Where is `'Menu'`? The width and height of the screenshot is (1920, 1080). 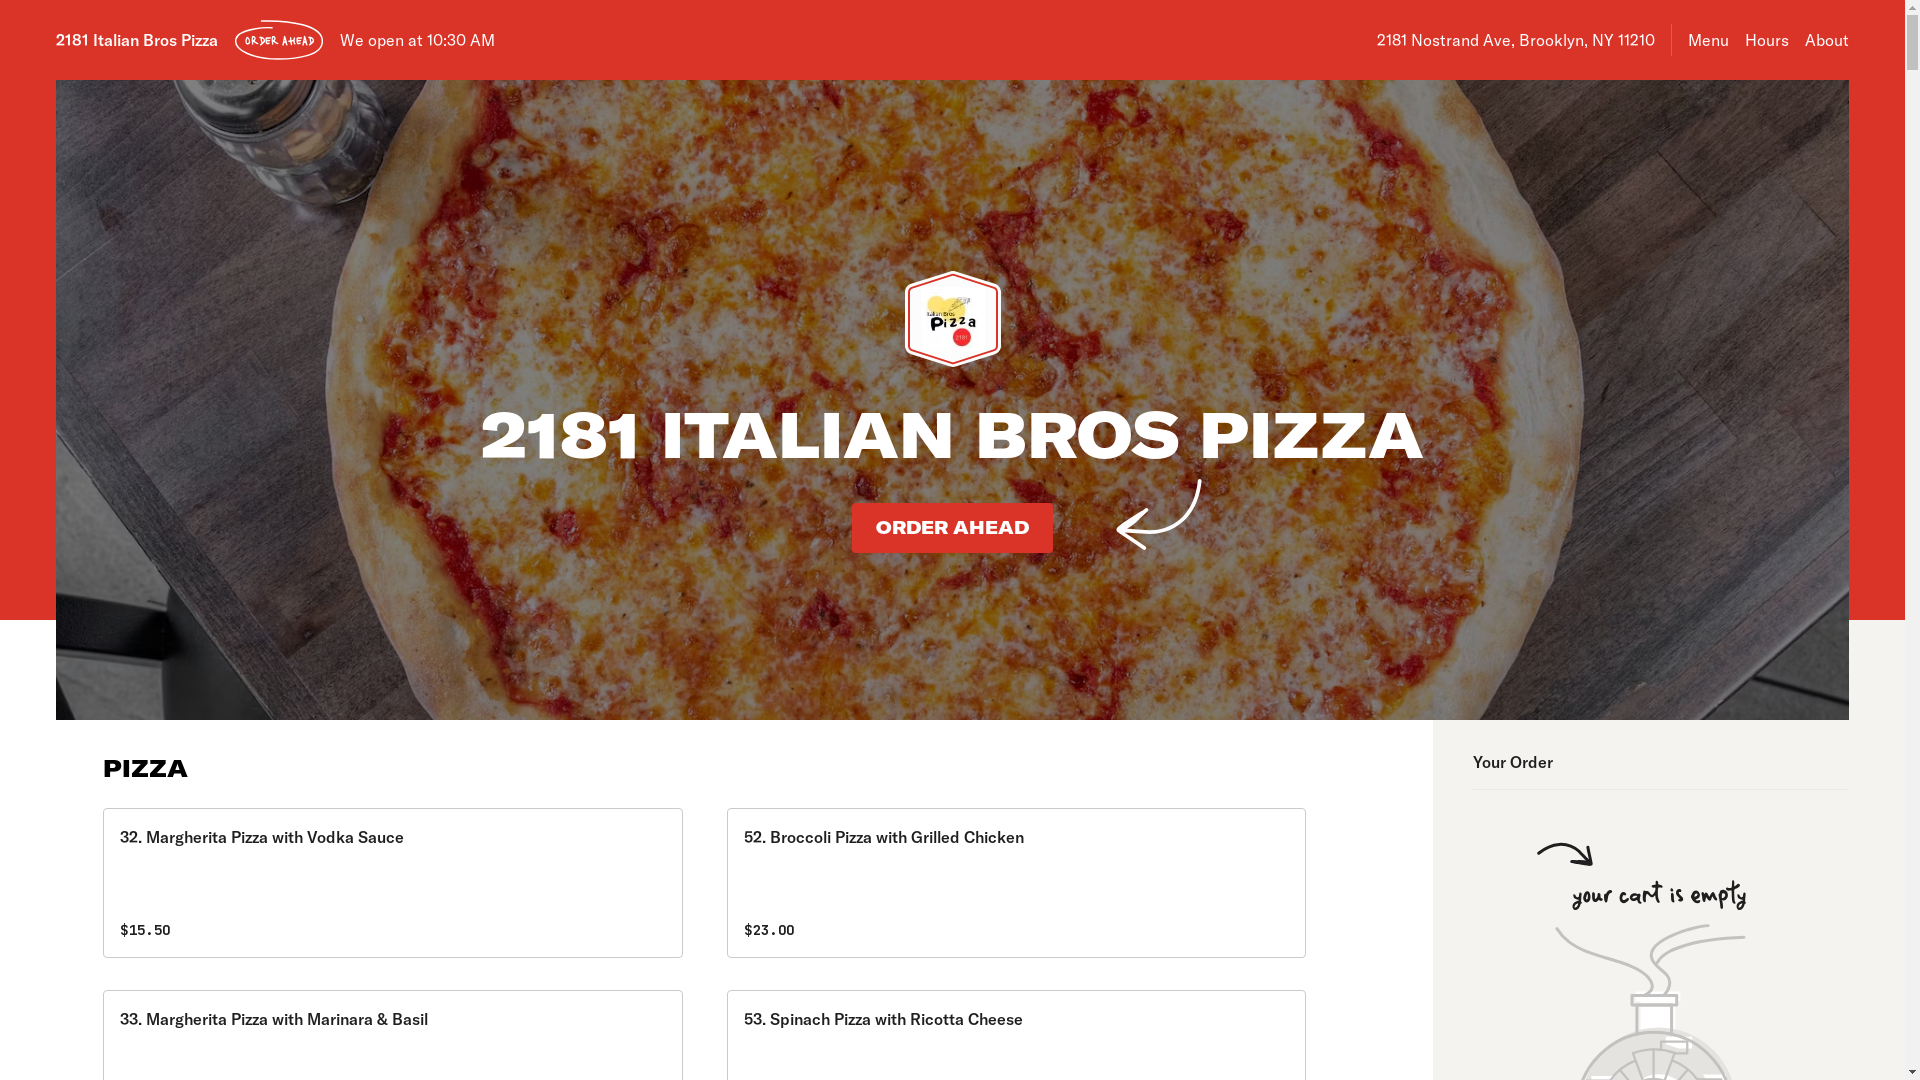
'Menu' is located at coordinates (1707, 39).